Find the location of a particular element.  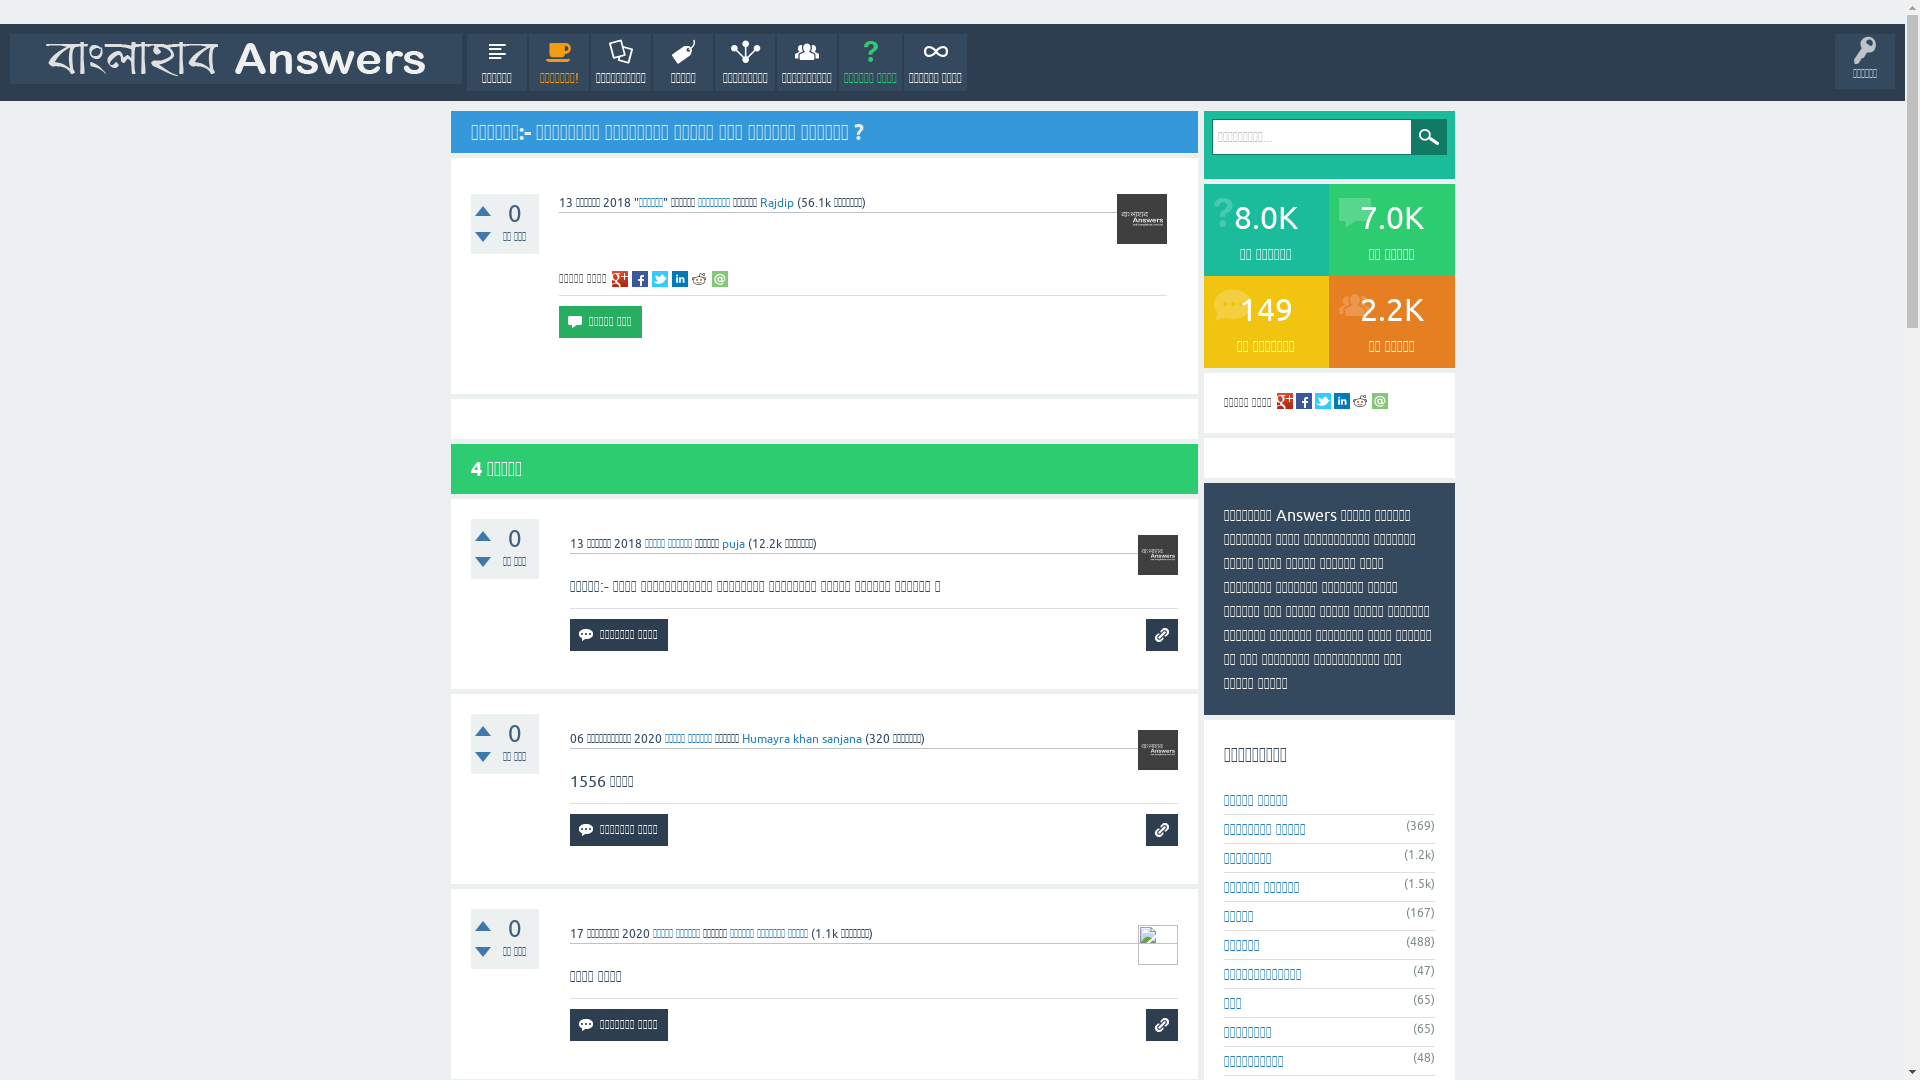

'share on tw' is located at coordinates (660, 278).